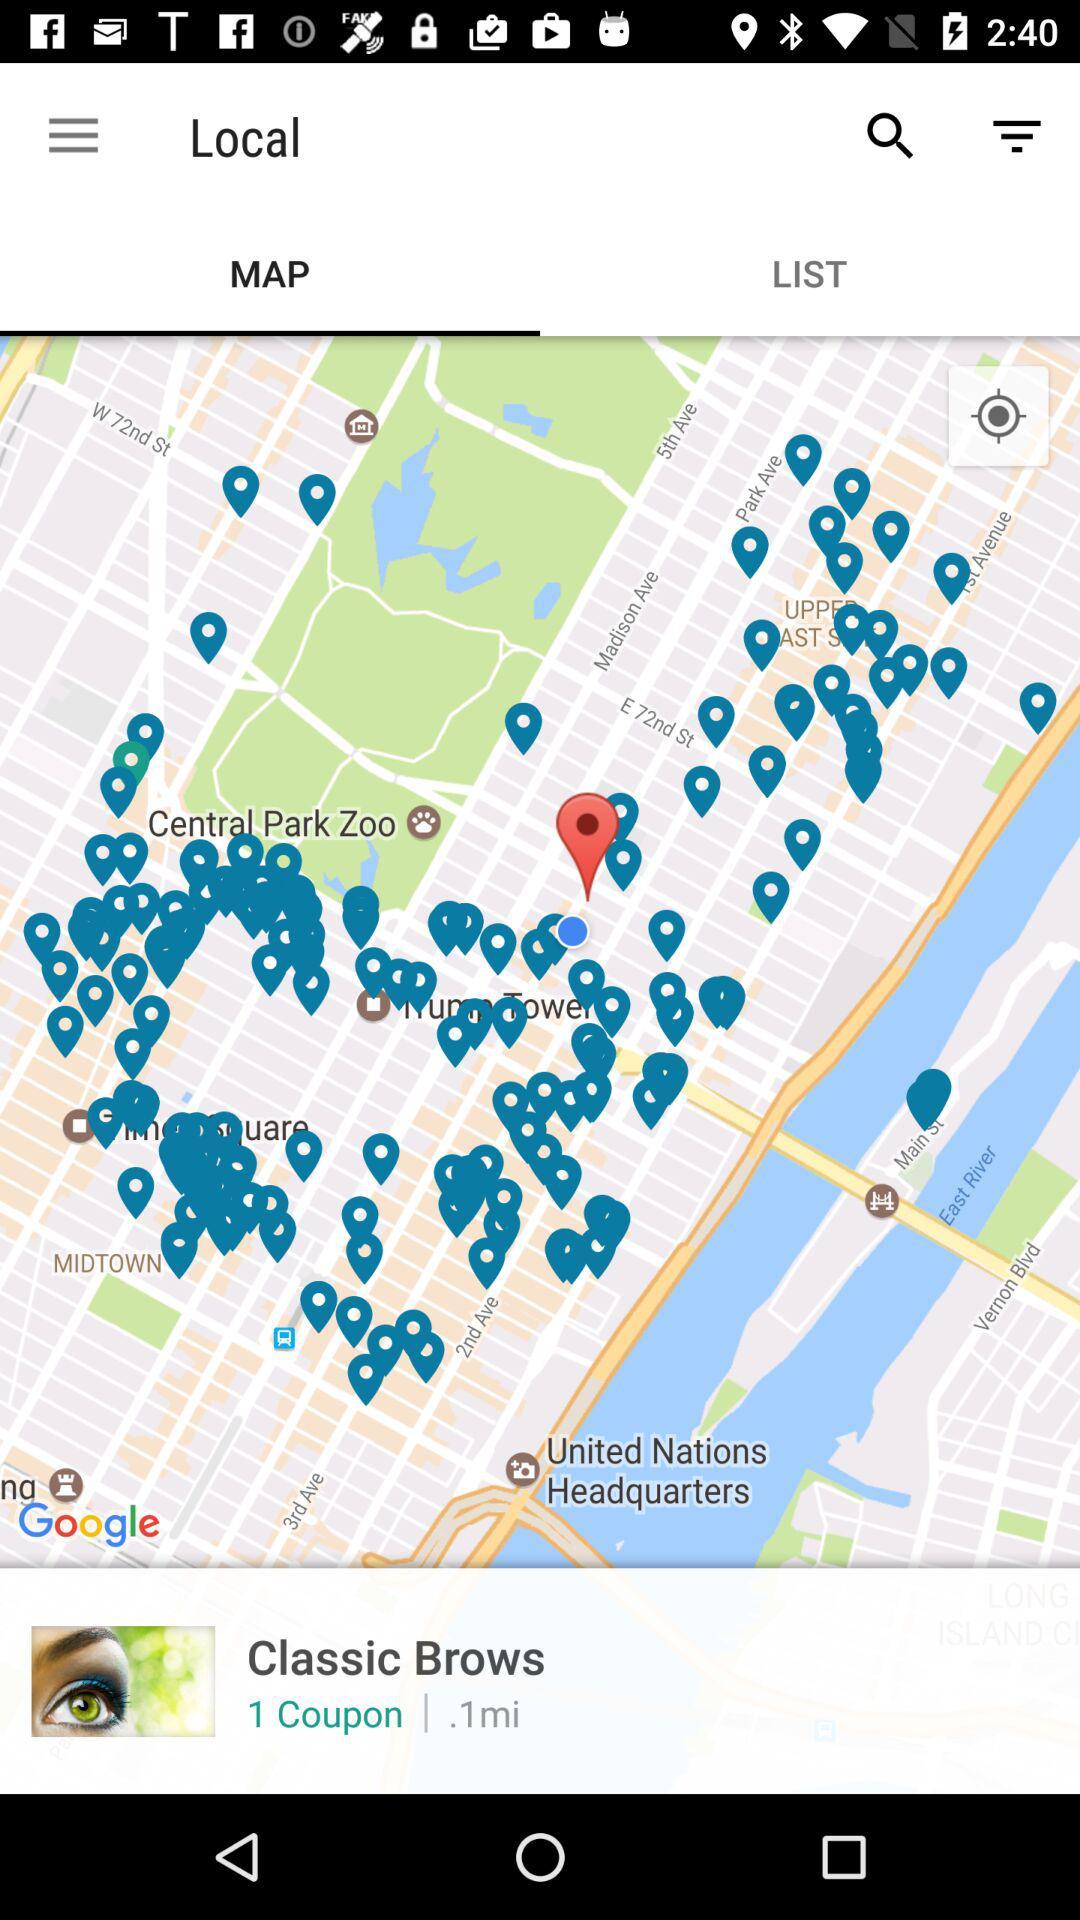 The width and height of the screenshot is (1080, 1920). I want to click on item to the left of local, so click(72, 135).